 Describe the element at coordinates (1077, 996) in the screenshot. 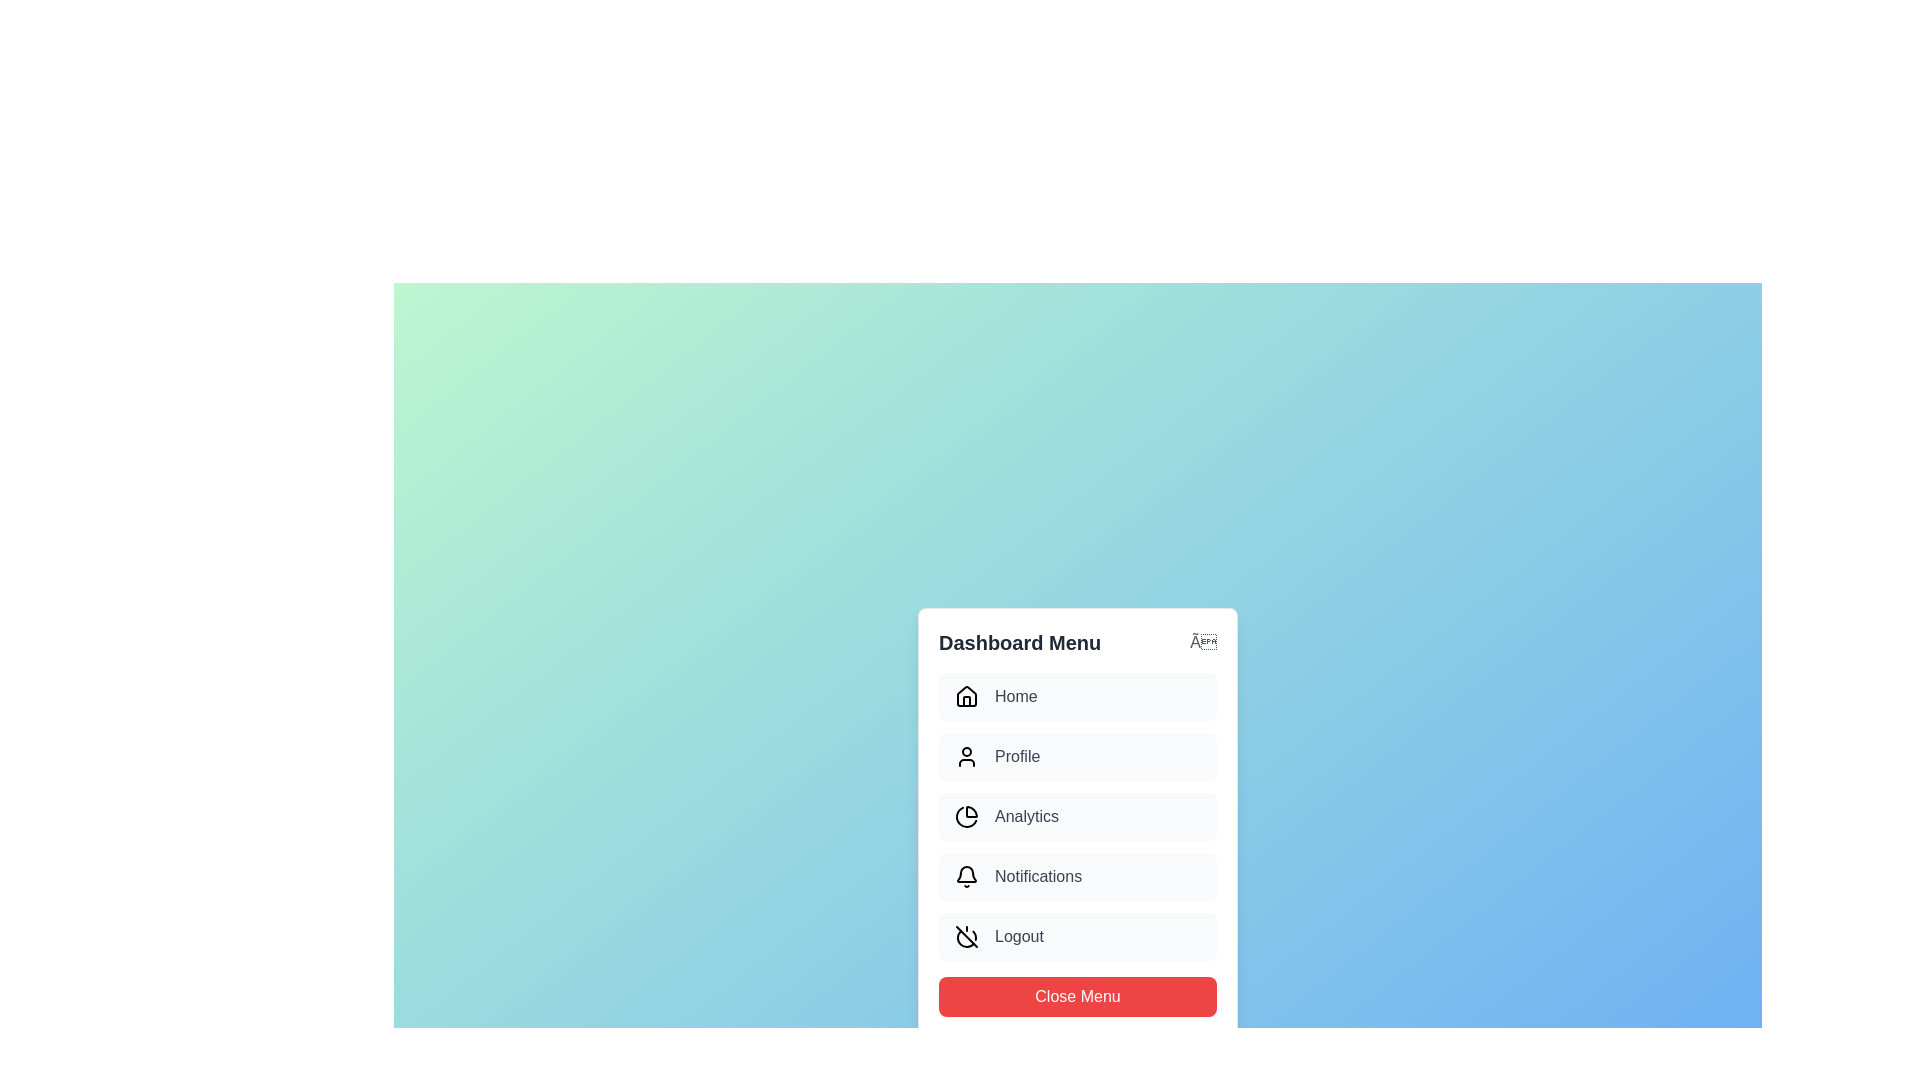

I see `the 'Close Menu' button to close the dashboard menu` at that location.